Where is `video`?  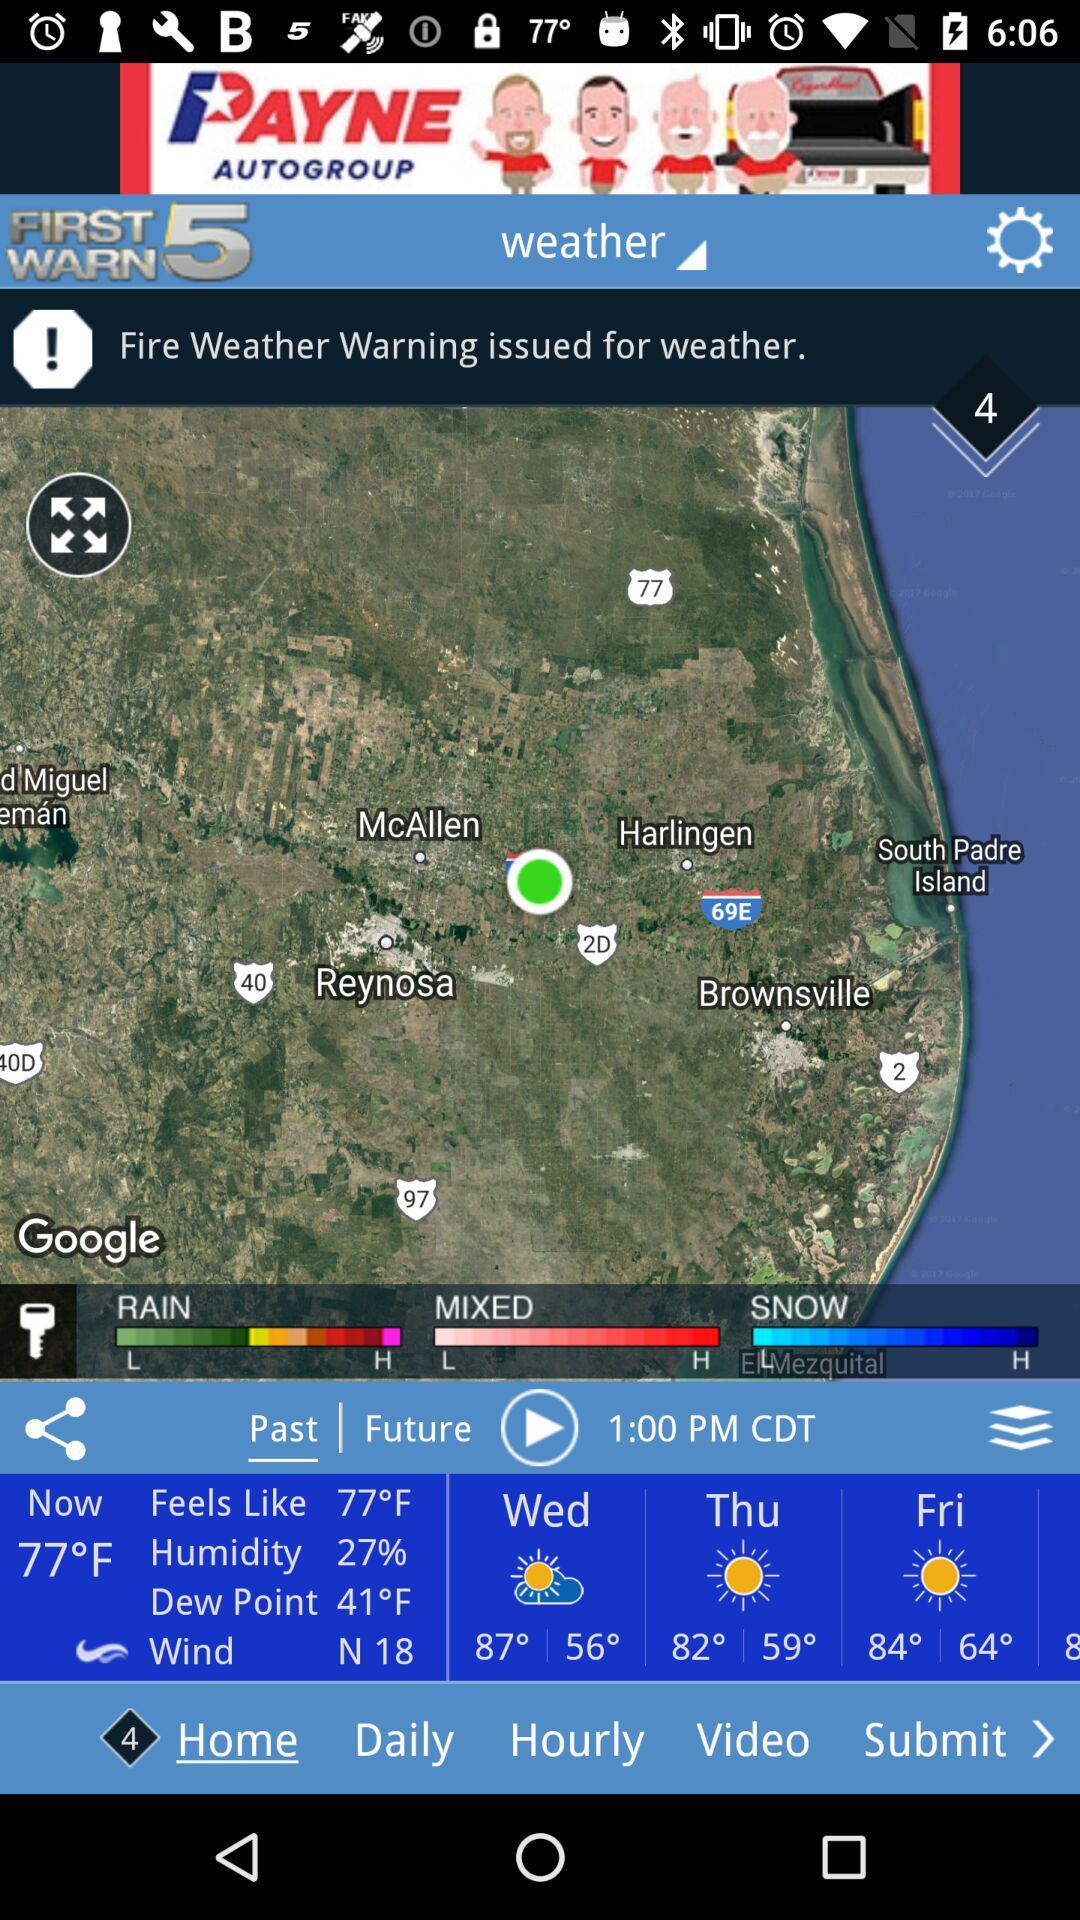
video is located at coordinates (538, 1426).